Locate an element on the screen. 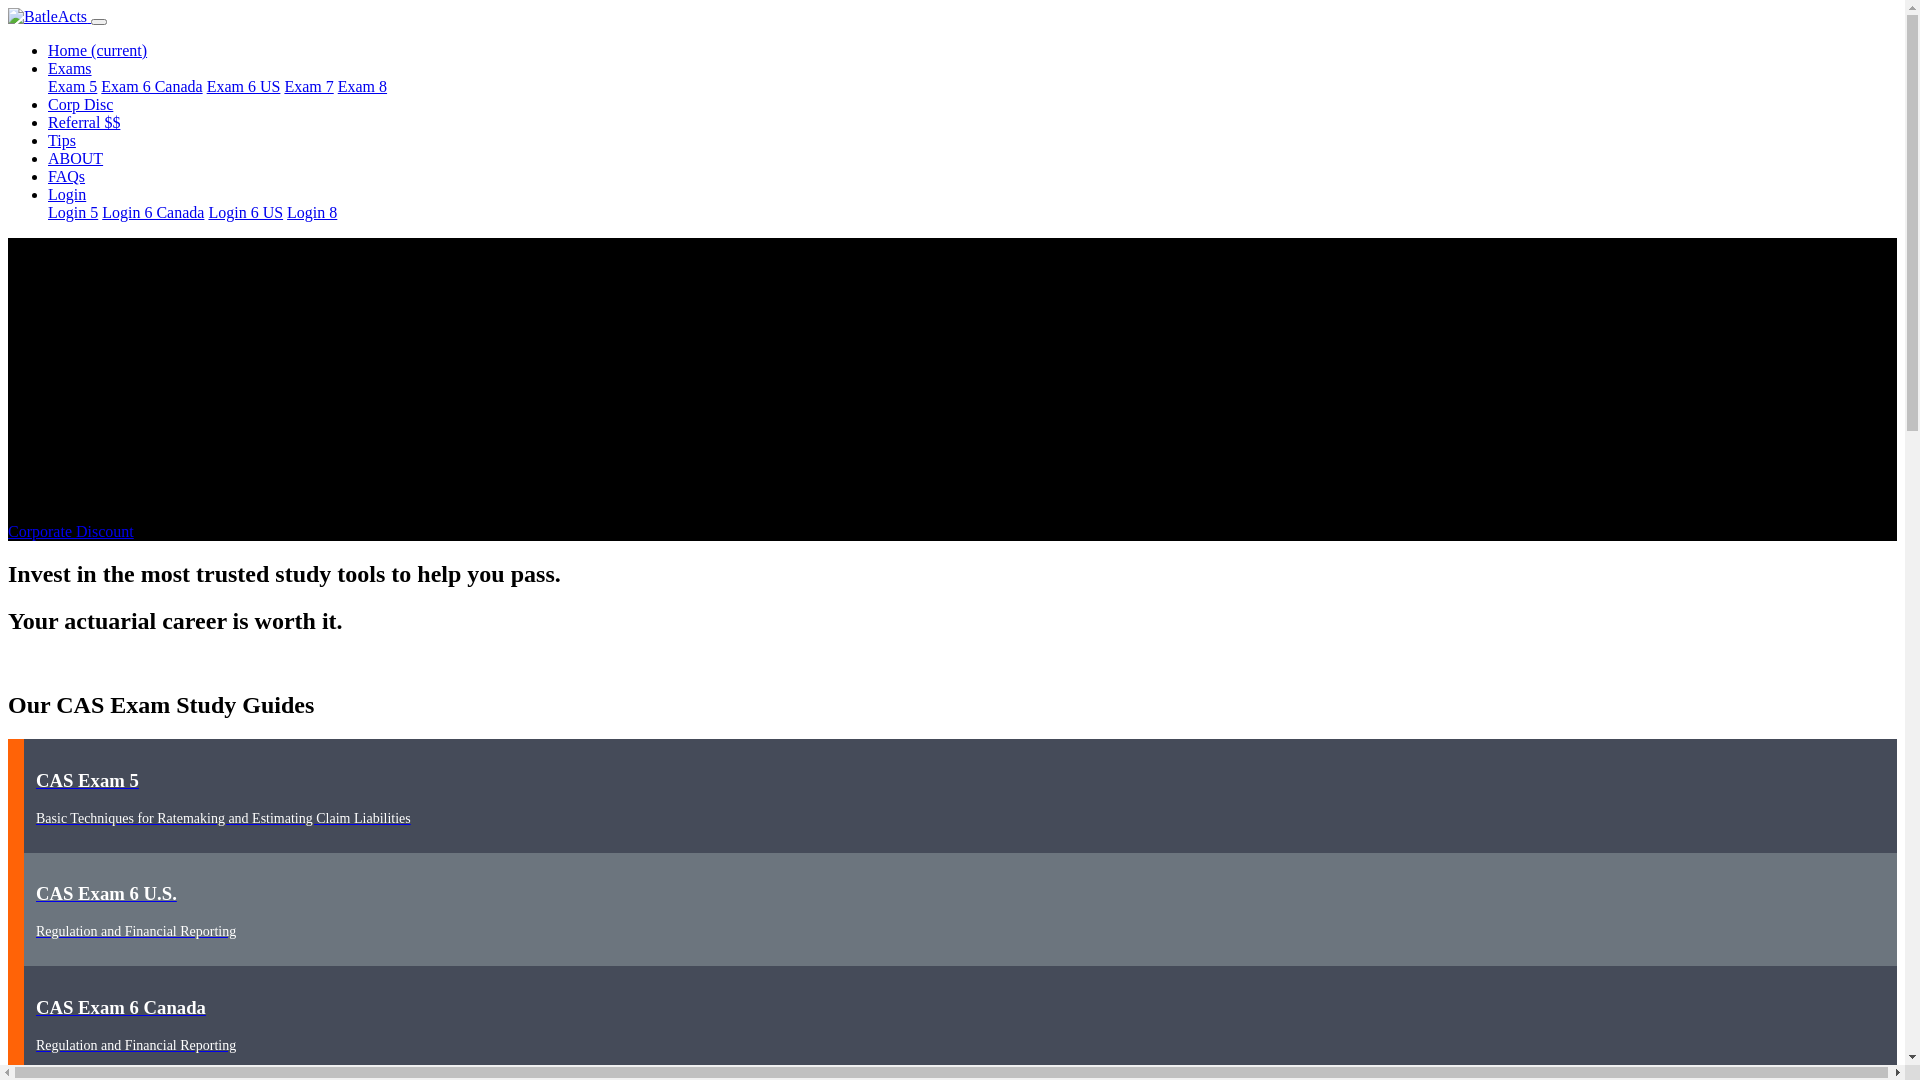 Image resolution: width=1920 pixels, height=1080 pixels. 'Exams' is located at coordinates (48, 67).